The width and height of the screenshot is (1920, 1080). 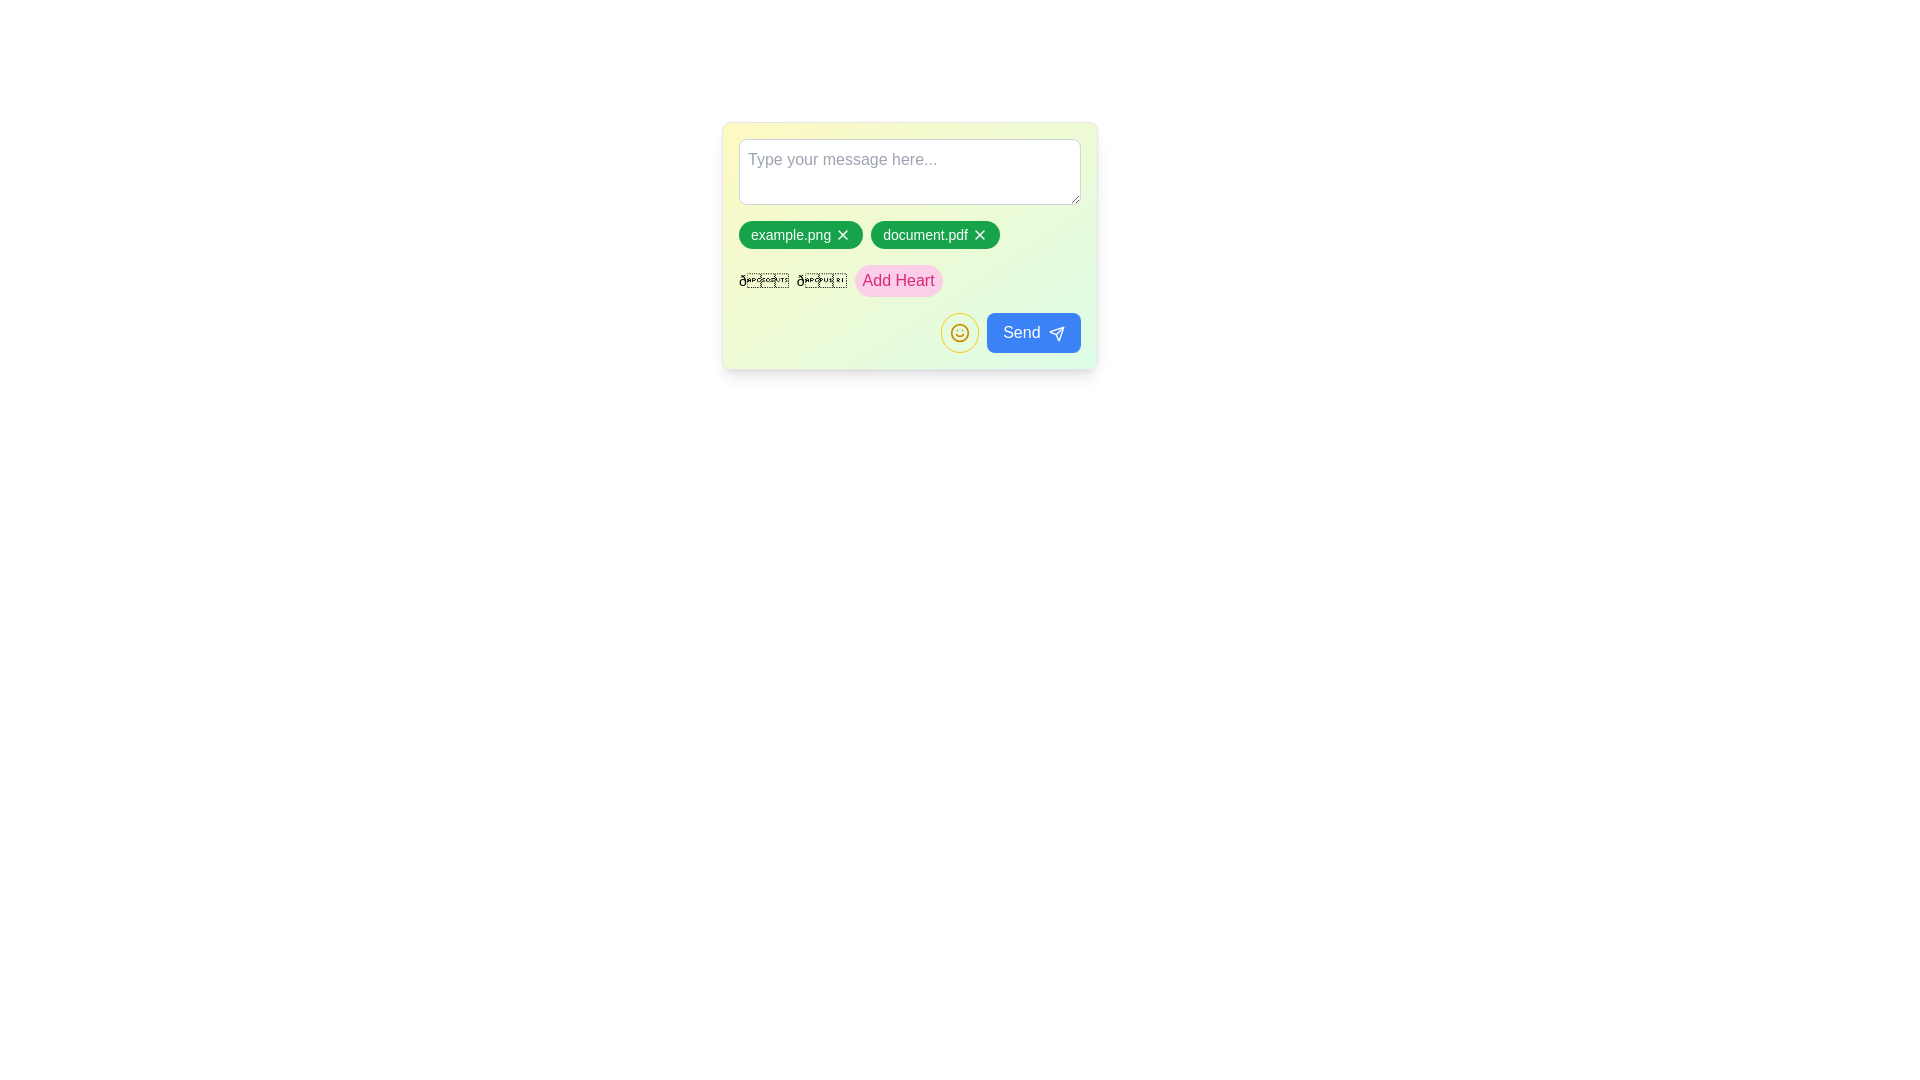 What do you see at coordinates (909, 234) in the screenshot?
I see `the close icon ('X') on the interactive file item list` at bounding box center [909, 234].